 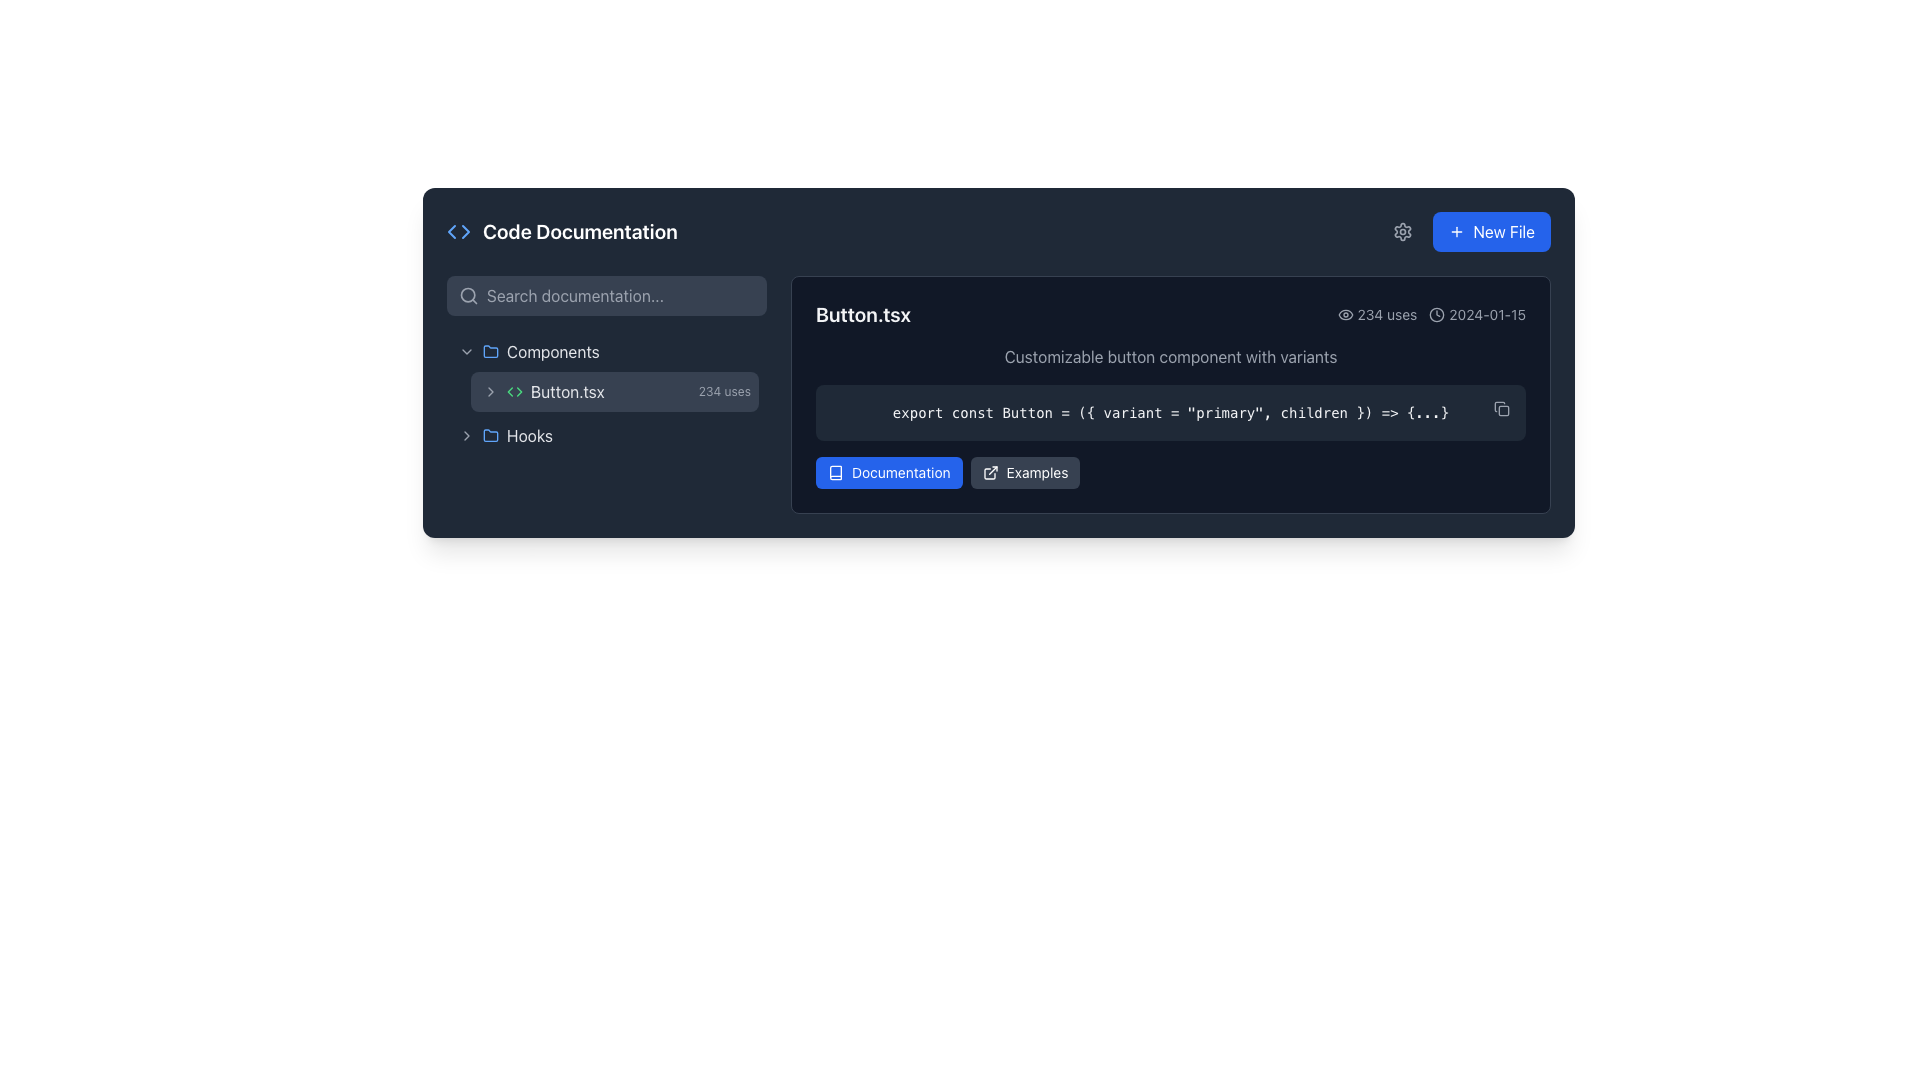 What do you see at coordinates (888, 473) in the screenshot?
I see `the 'Documentation' button located at the bottom-left of the main content card` at bounding box center [888, 473].